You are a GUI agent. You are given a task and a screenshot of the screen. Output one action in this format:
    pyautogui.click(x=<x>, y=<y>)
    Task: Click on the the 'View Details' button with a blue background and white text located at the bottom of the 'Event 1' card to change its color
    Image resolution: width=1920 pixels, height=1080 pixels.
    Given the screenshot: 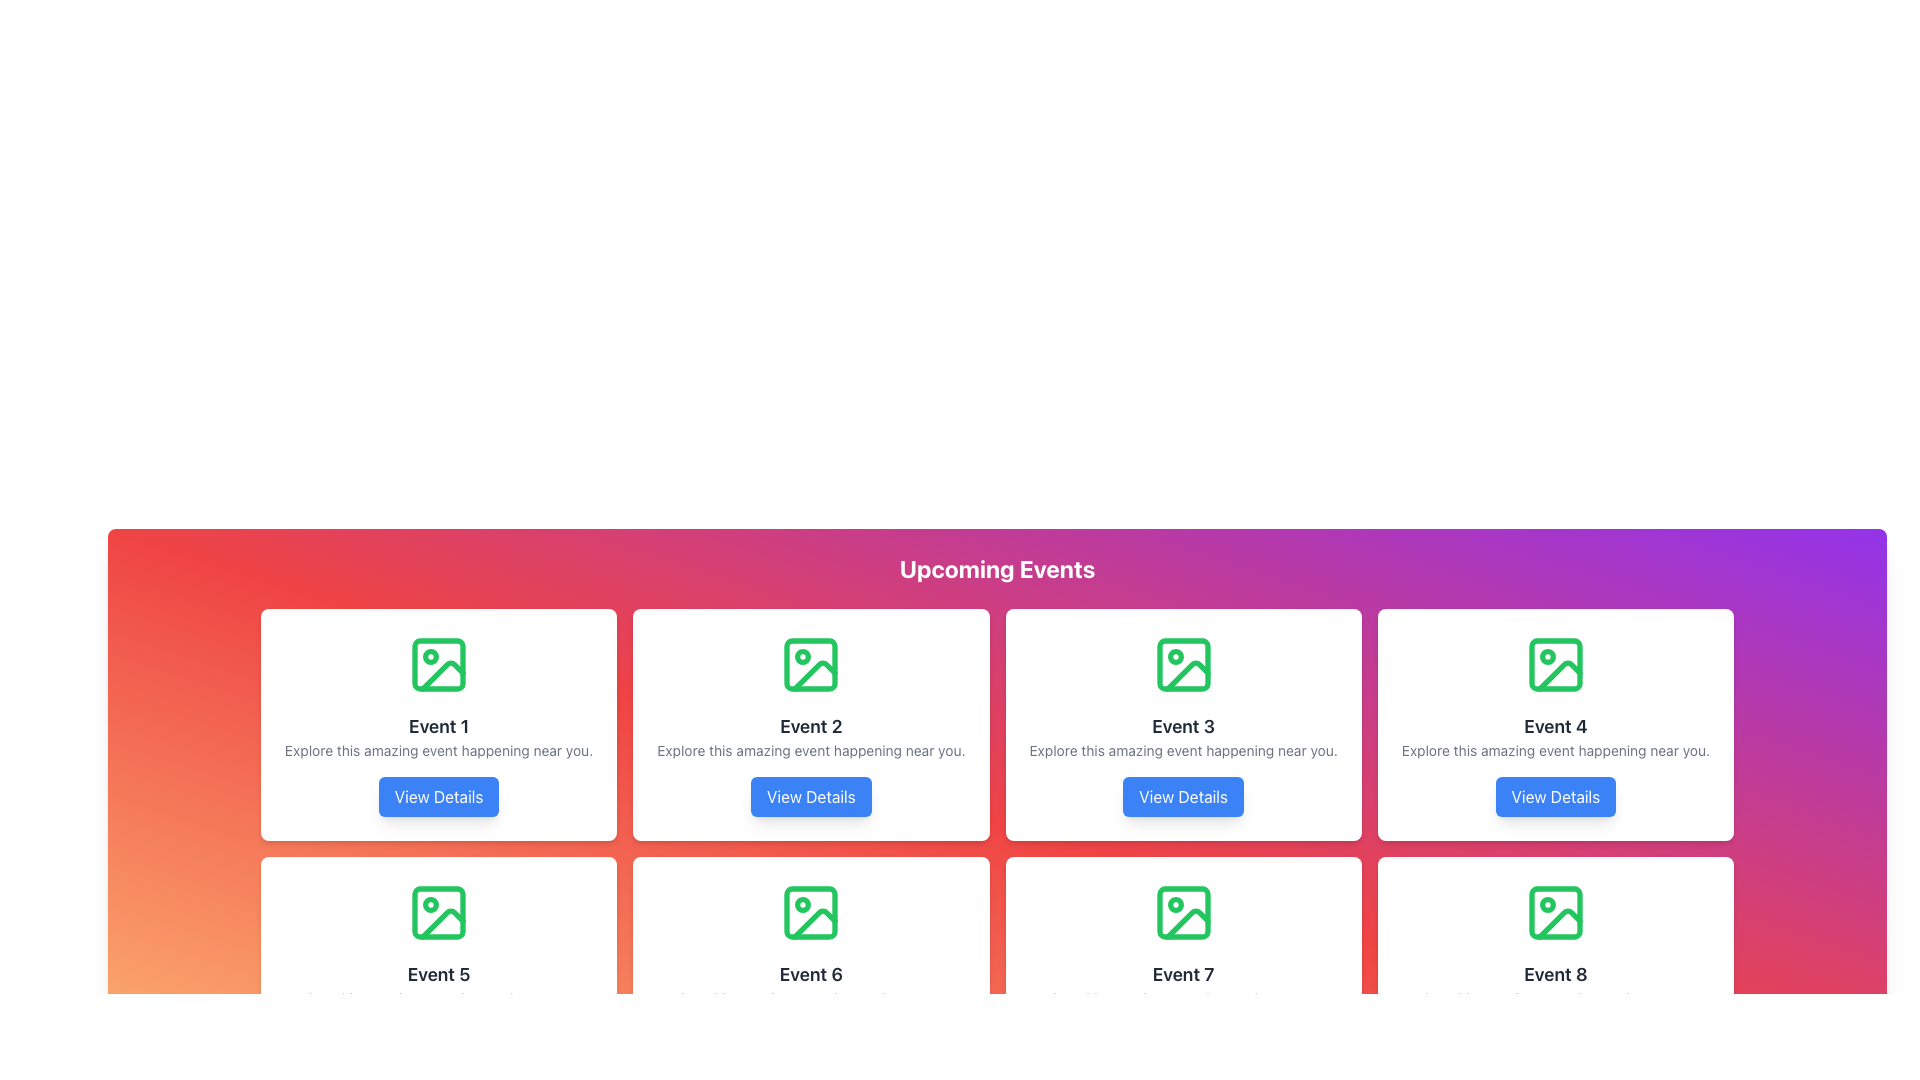 What is the action you would take?
    pyautogui.click(x=438, y=796)
    